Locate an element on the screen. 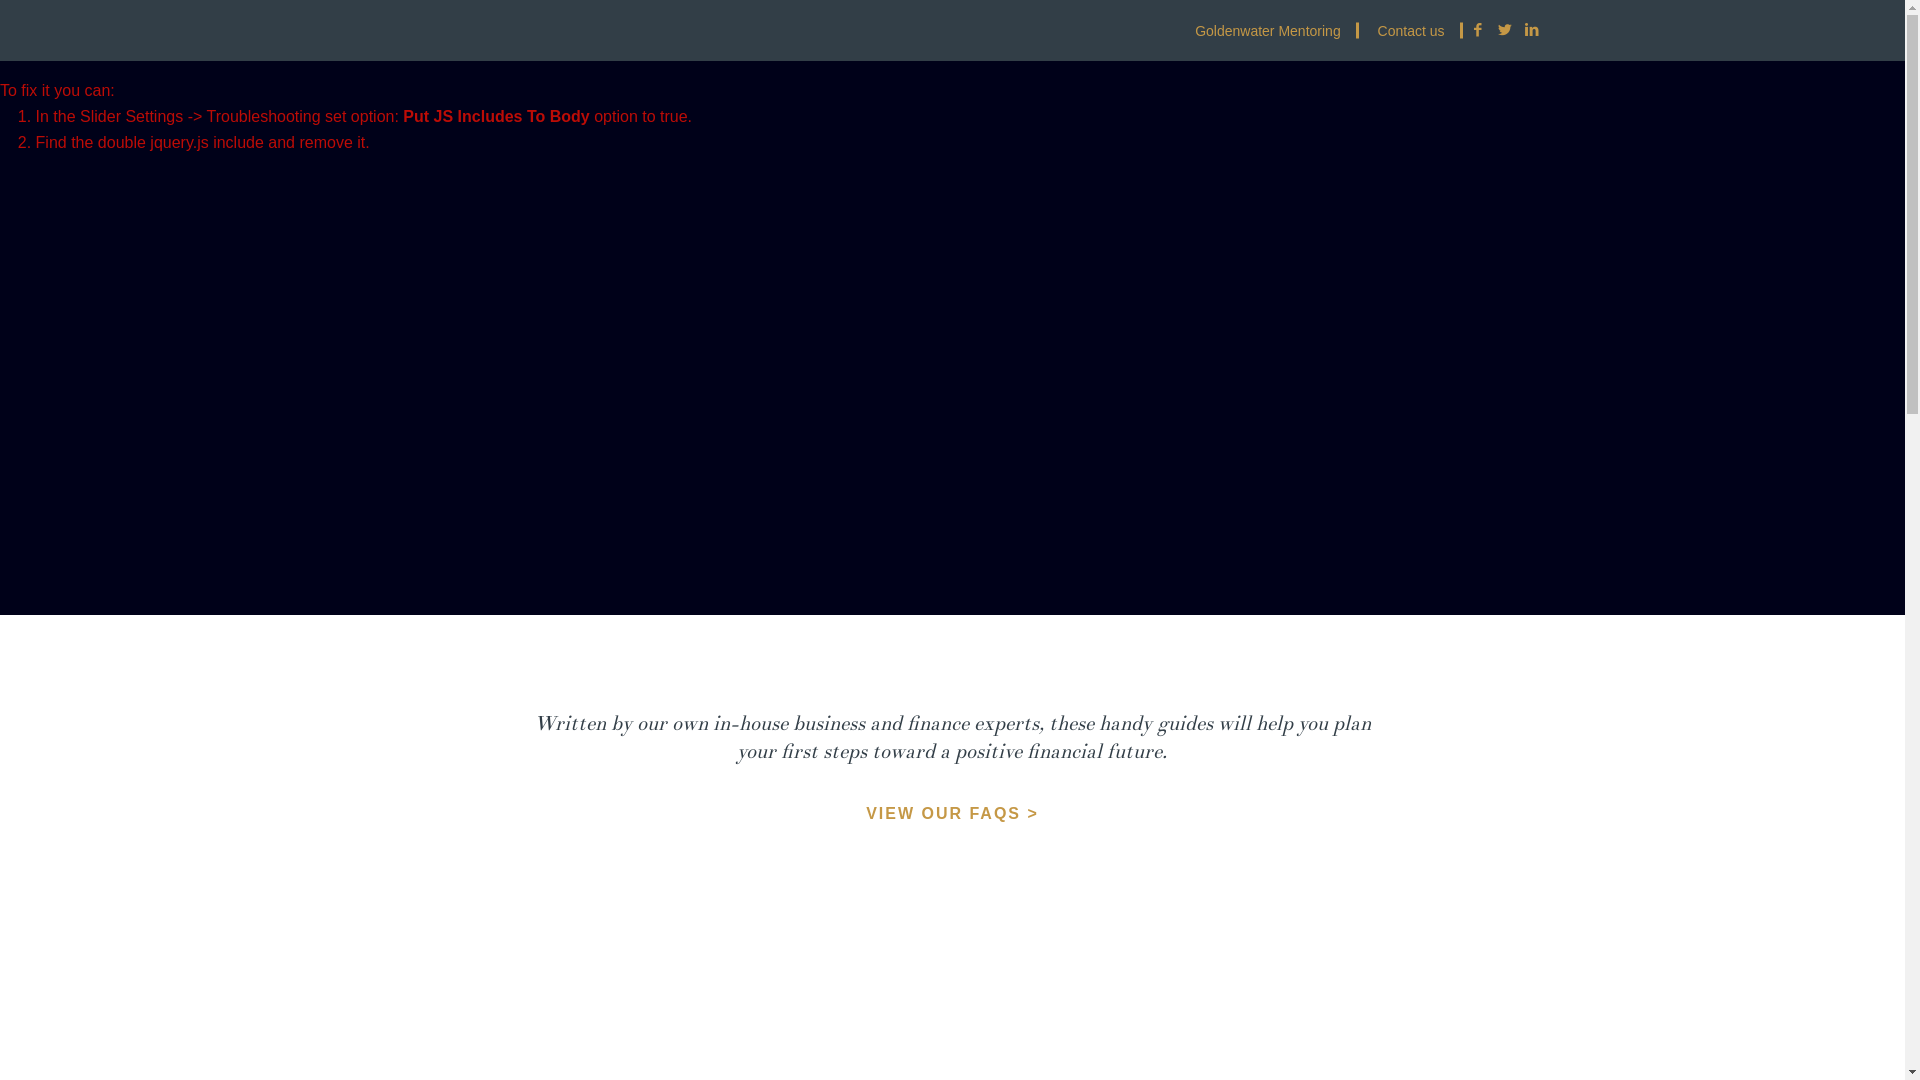 This screenshot has width=1920, height=1080. 'Facebook' is located at coordinates (1478, 29).